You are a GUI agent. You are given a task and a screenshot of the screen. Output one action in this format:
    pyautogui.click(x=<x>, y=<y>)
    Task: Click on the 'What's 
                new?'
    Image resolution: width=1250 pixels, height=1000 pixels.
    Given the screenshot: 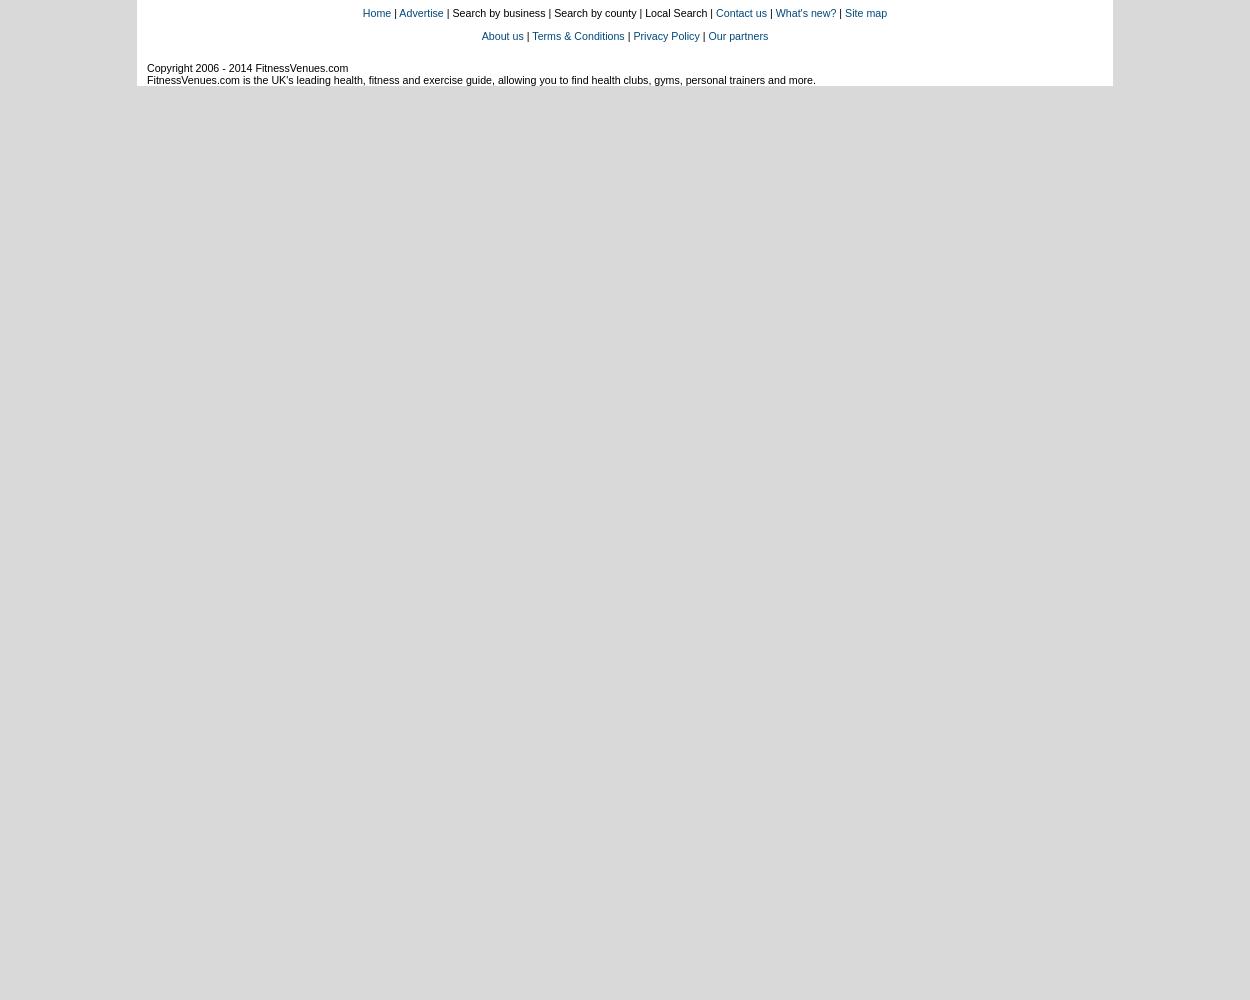 What is the action you would take?
    pyautogui.click(x=805, y=13)
    